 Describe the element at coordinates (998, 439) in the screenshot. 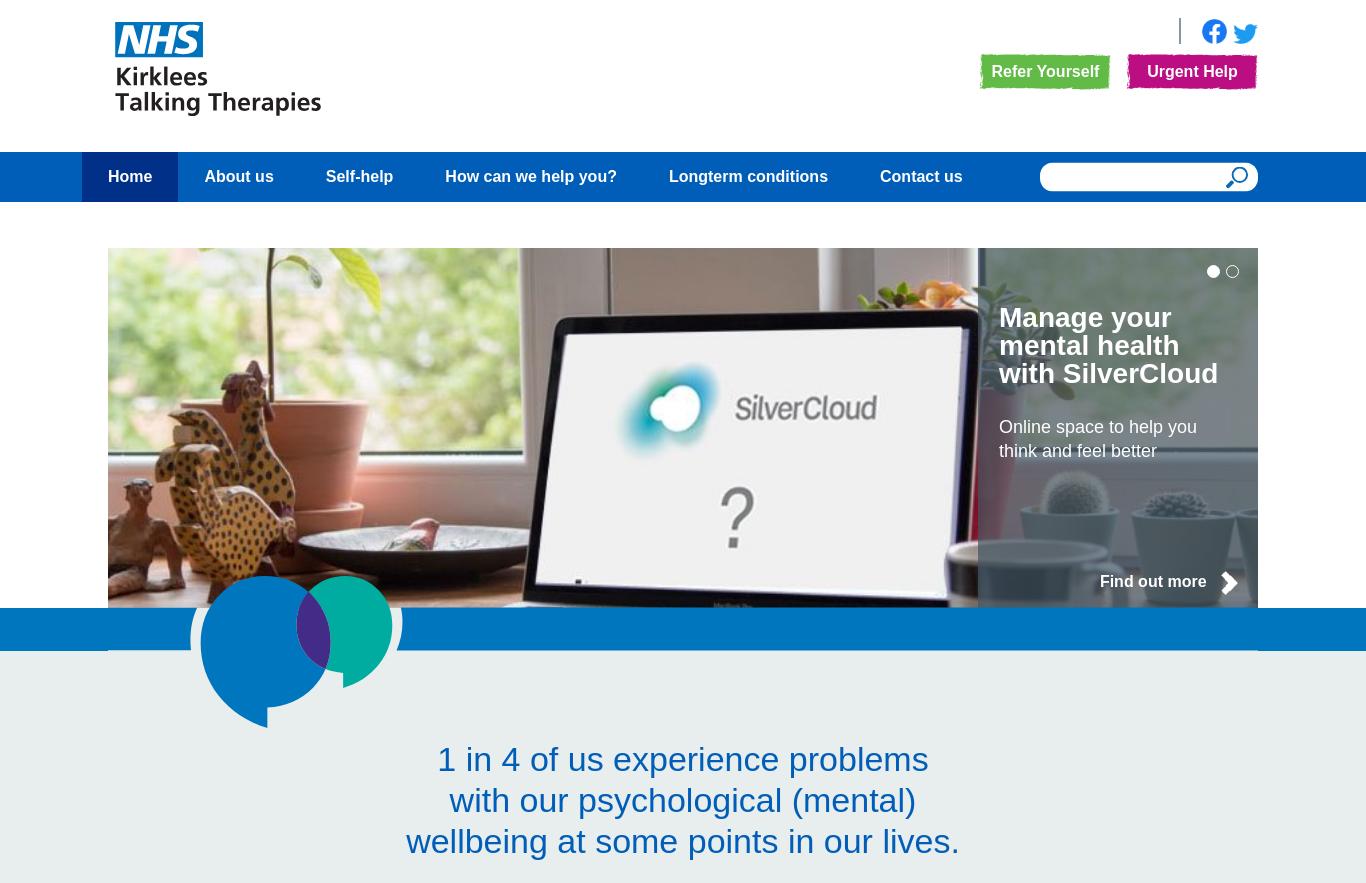

I see `'Online space to help you  think and feel better'` at that location.